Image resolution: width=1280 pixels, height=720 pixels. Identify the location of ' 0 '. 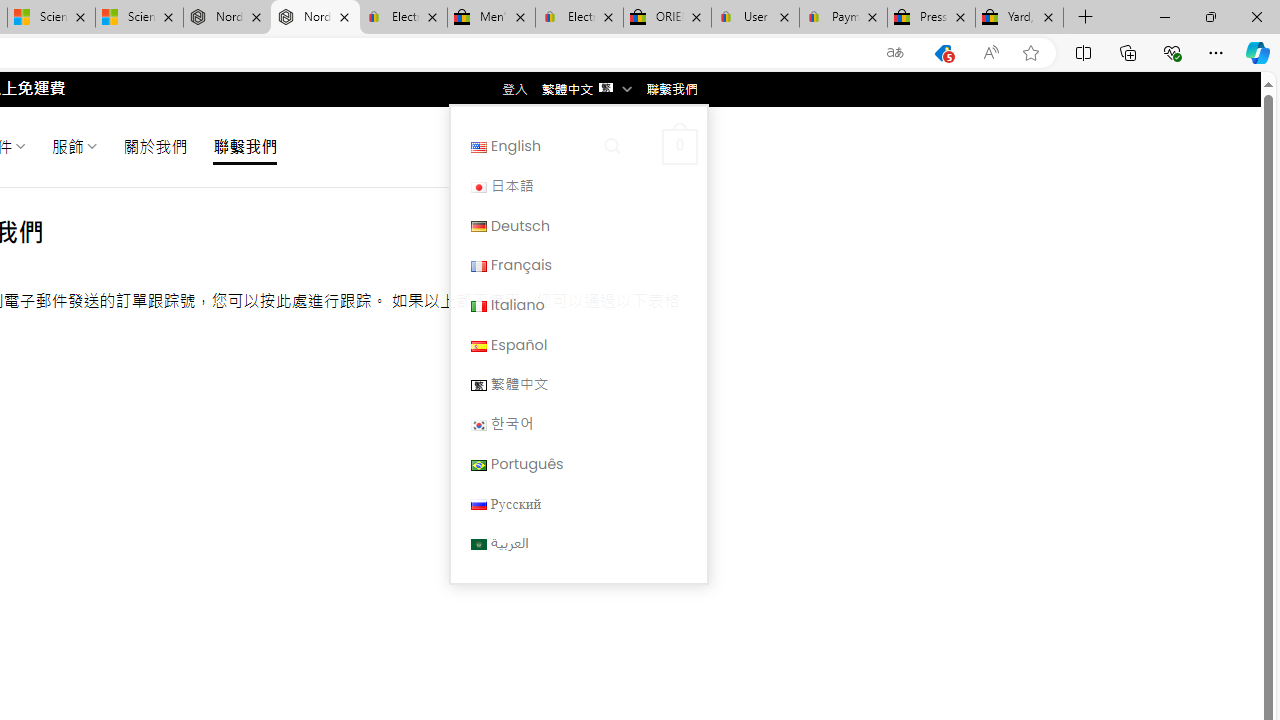
(679, 145).